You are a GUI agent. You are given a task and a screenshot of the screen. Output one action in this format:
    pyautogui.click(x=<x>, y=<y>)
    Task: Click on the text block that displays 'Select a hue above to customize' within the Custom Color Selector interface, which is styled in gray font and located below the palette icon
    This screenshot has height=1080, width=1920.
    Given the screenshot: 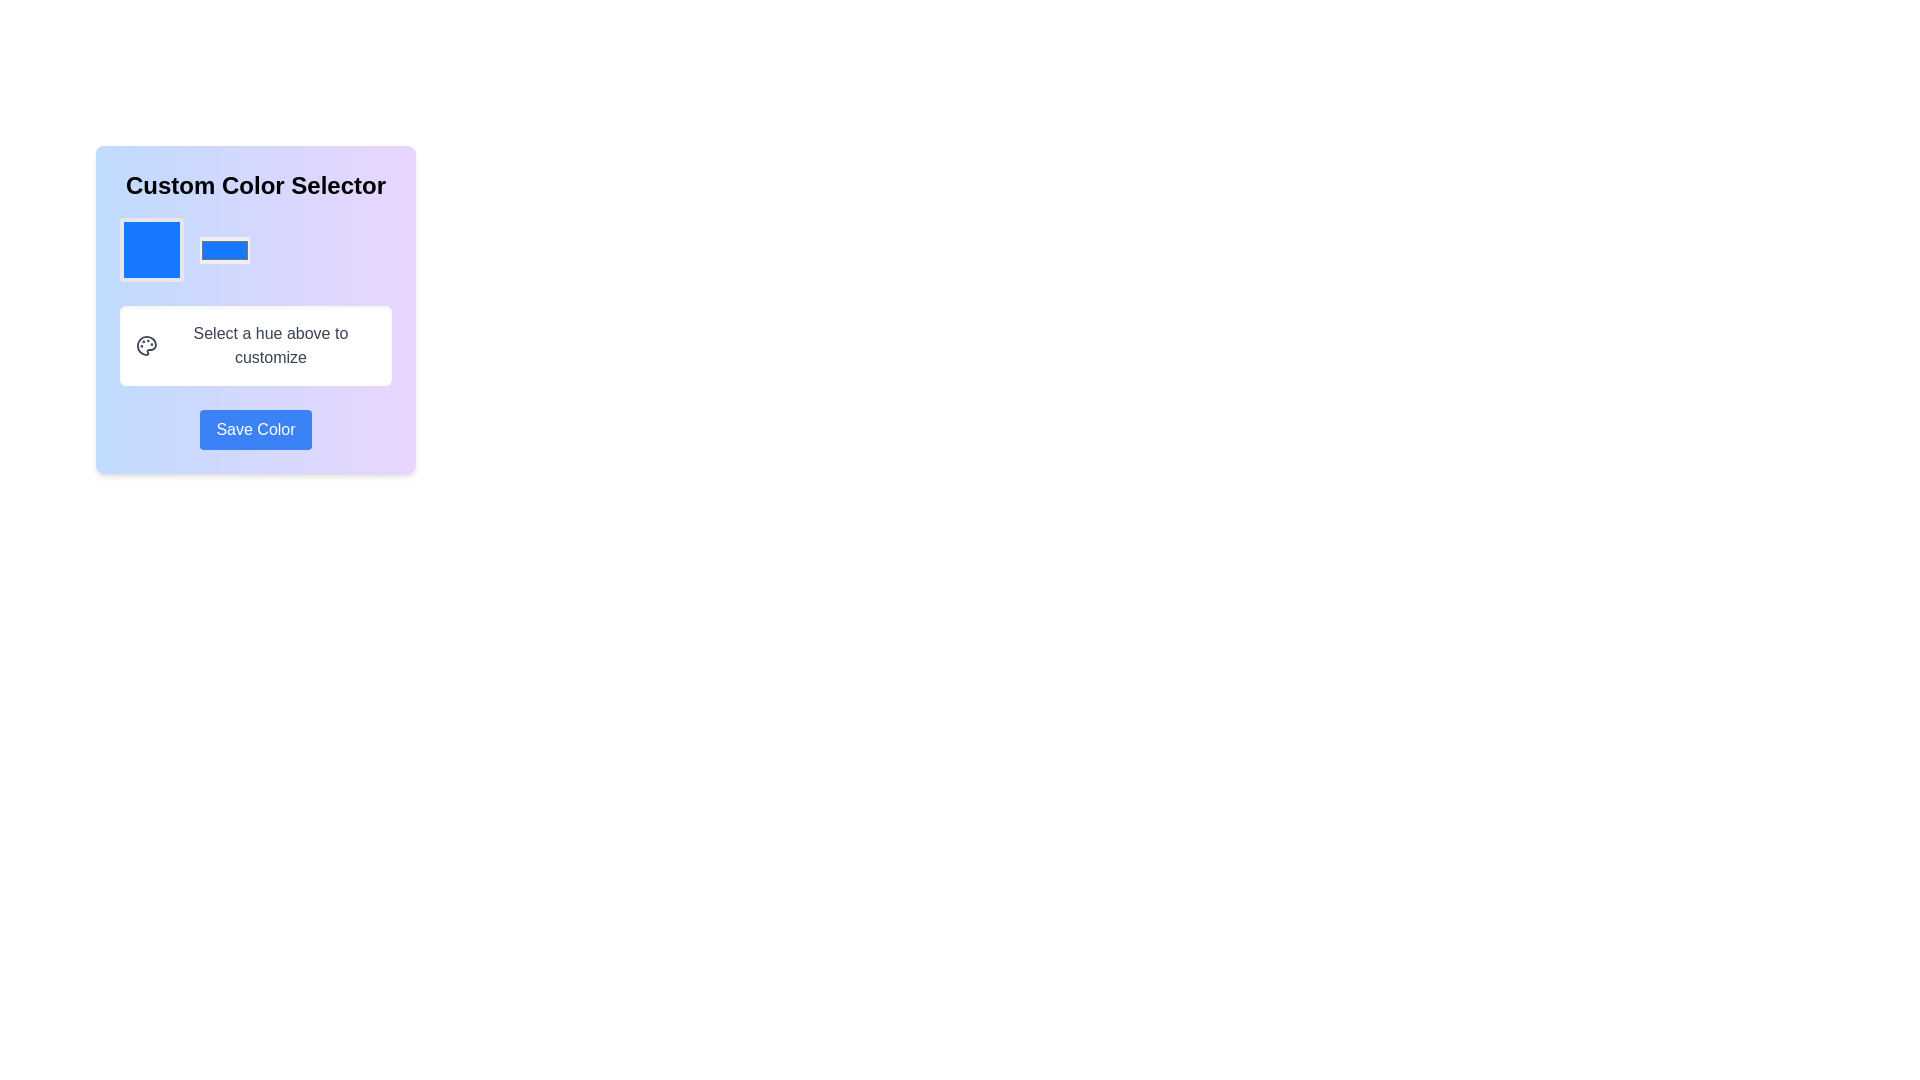 What is the action you would take?
    pyautogui.click(x=269, y=345)
    